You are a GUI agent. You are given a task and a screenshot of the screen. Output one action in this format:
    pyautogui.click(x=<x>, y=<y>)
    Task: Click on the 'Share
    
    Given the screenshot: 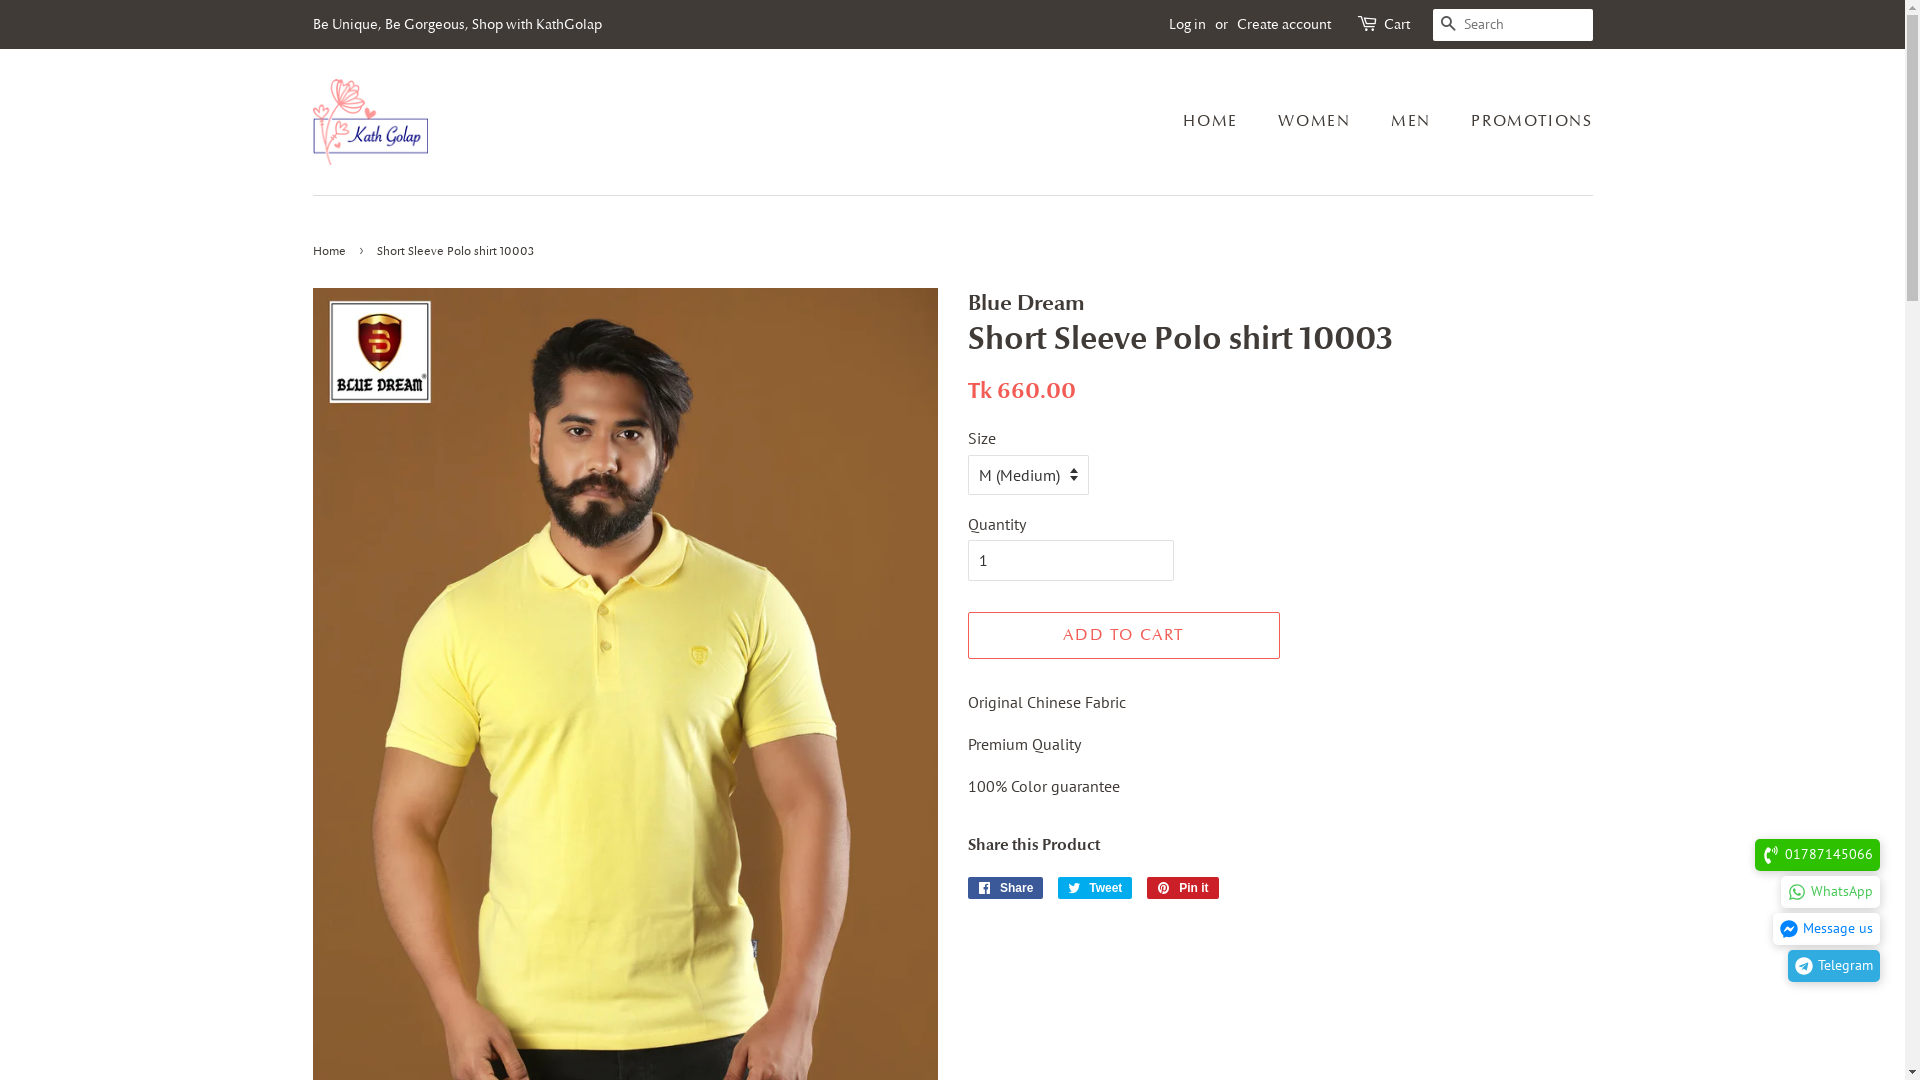 What is the action you would take?
    pyautogui.click(x=1006, y=886)
    